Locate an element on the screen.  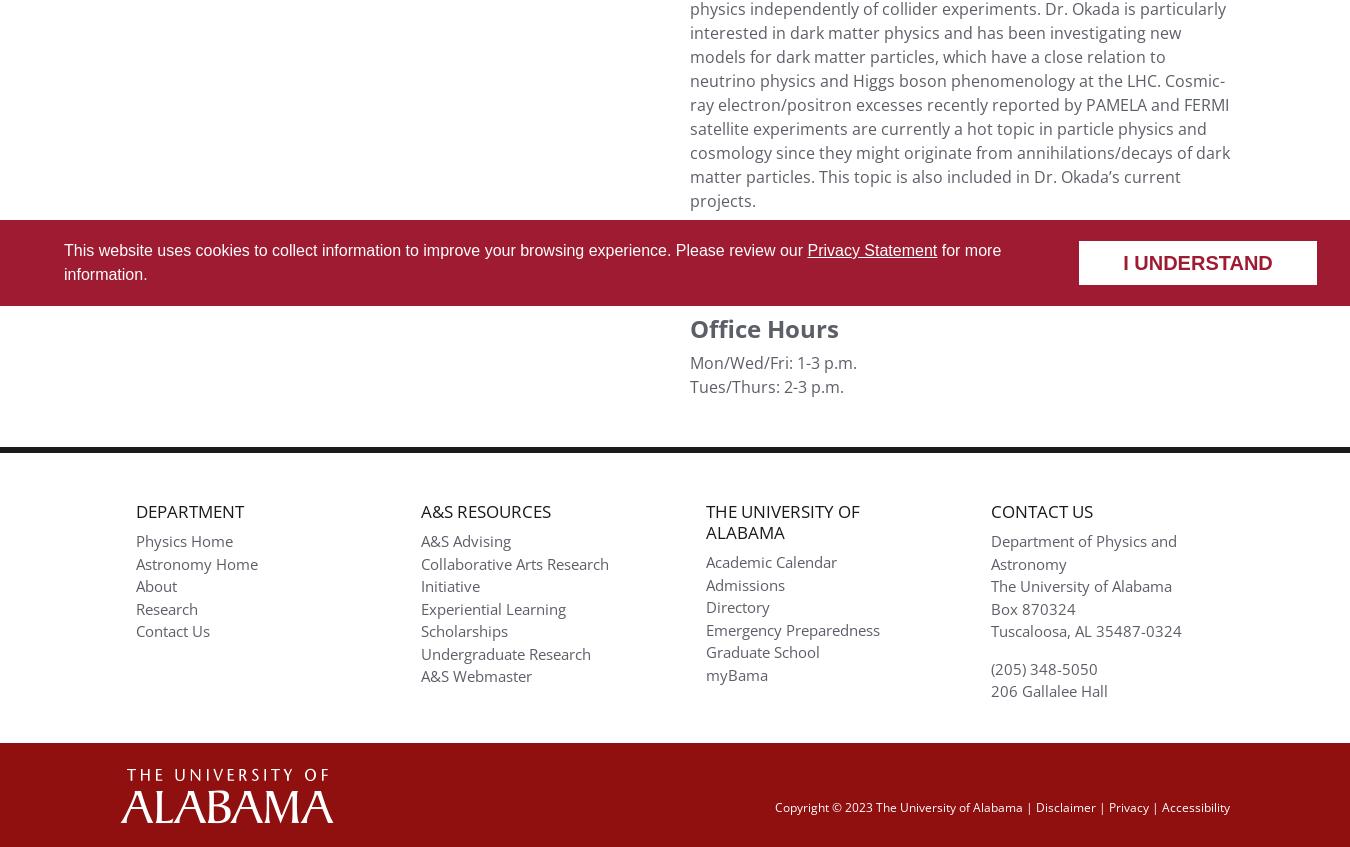
'Astronomy Home' is located at coordinates (196, 563).